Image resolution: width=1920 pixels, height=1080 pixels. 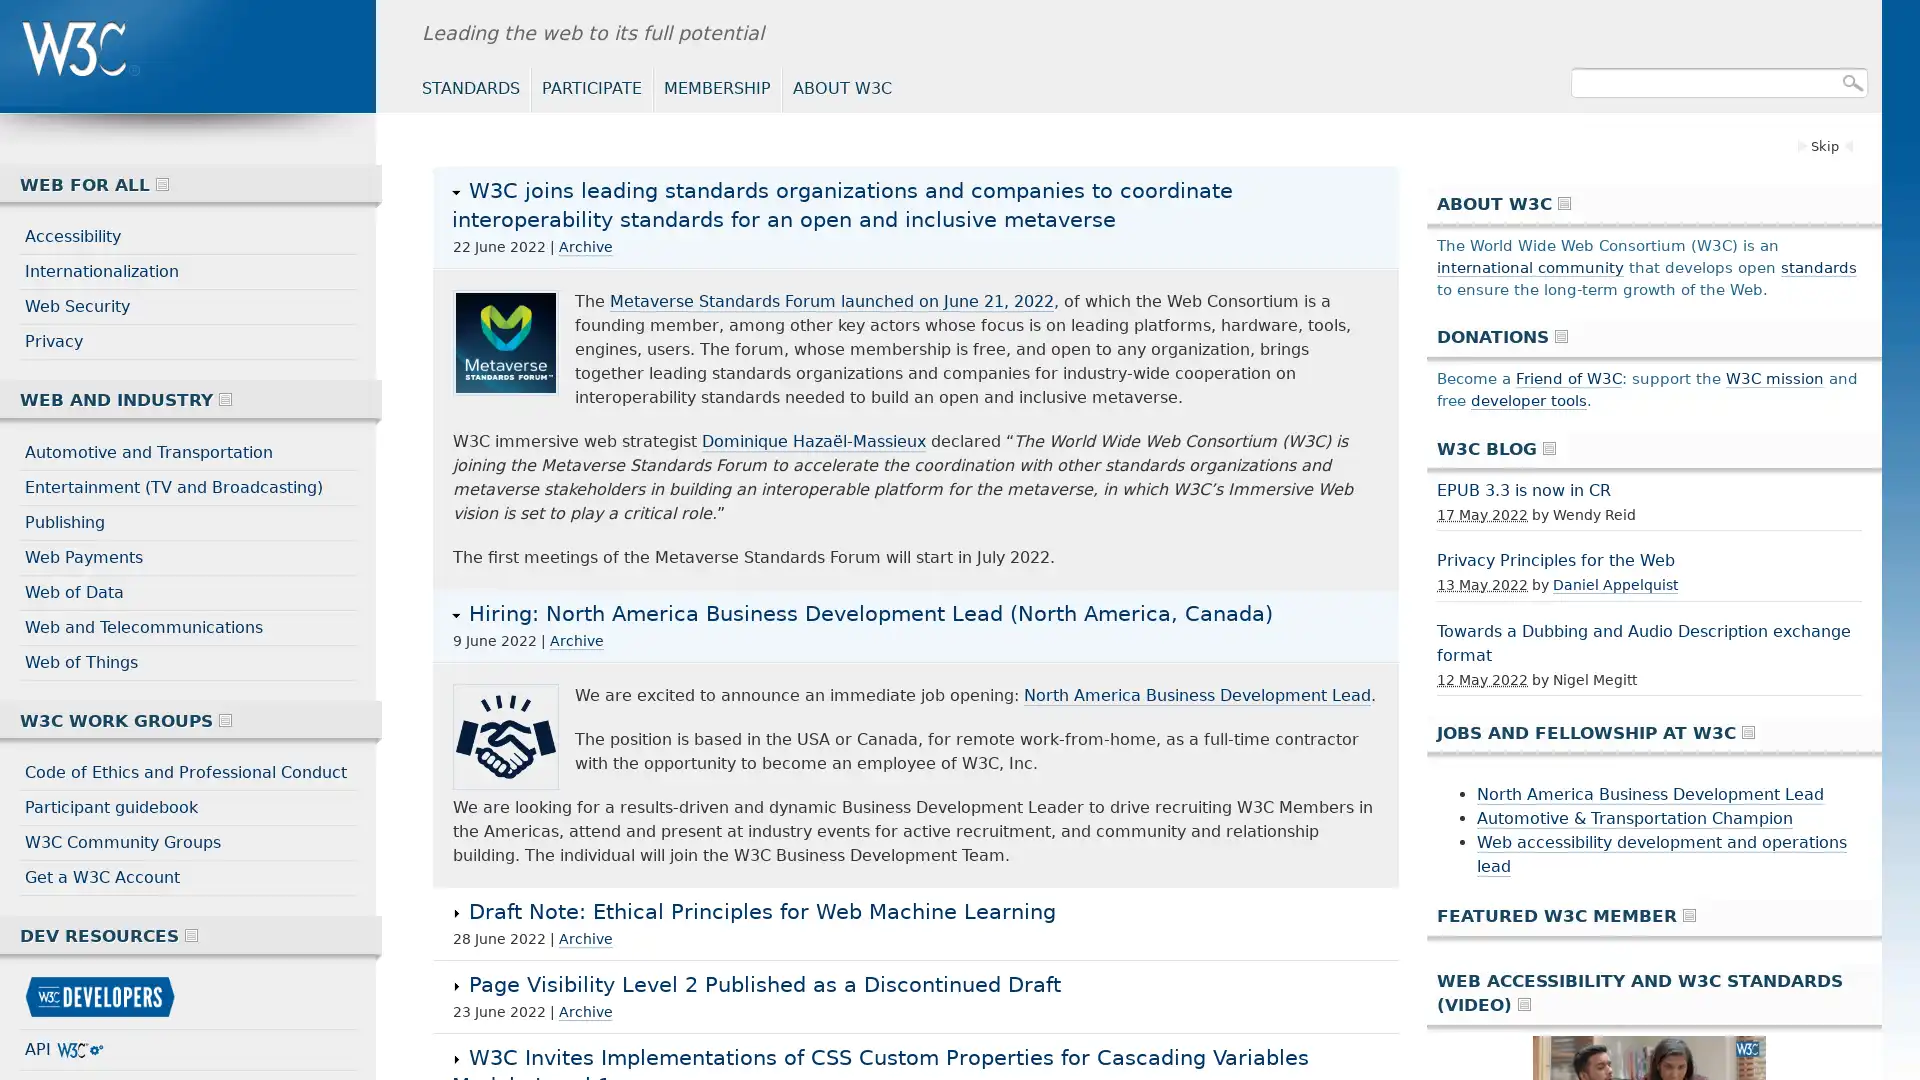 I want to click on Search, so click(x=1851, y=82).